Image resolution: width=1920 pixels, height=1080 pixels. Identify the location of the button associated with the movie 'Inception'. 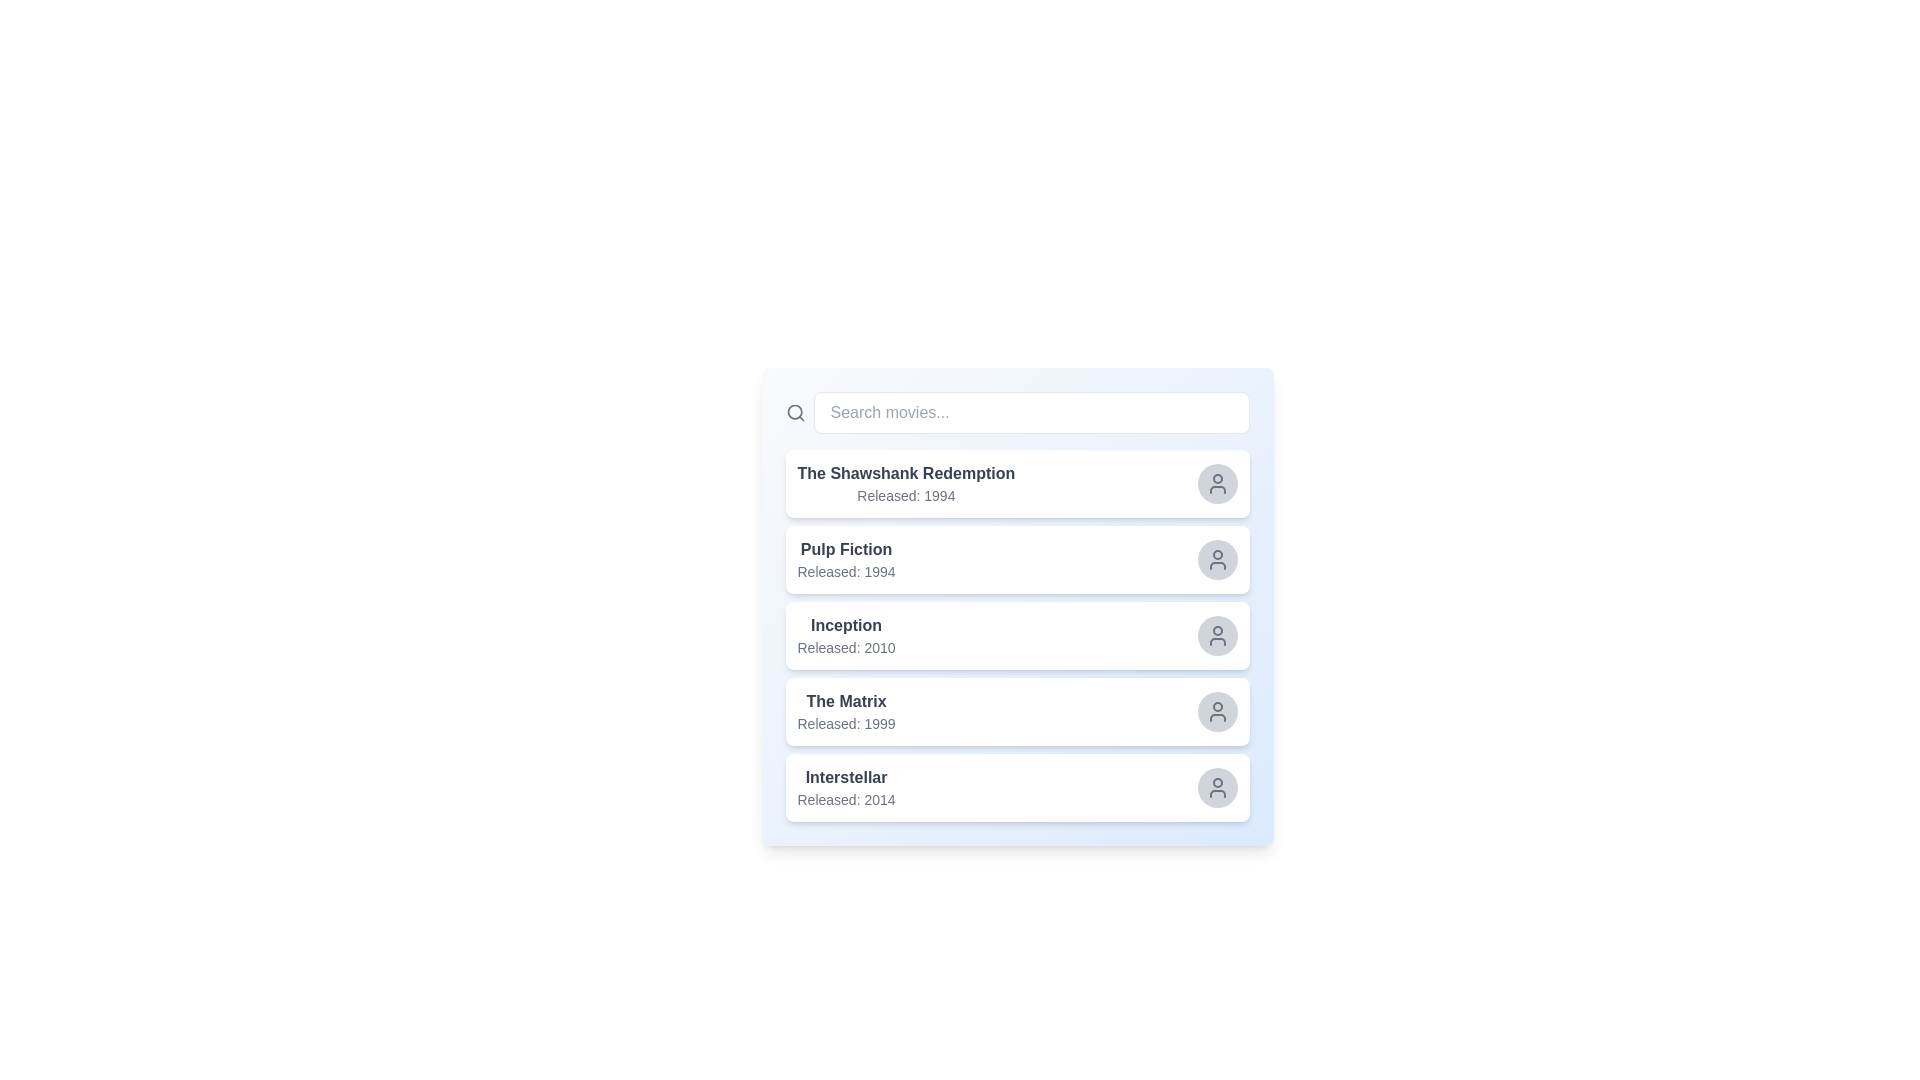
(1216, 636).